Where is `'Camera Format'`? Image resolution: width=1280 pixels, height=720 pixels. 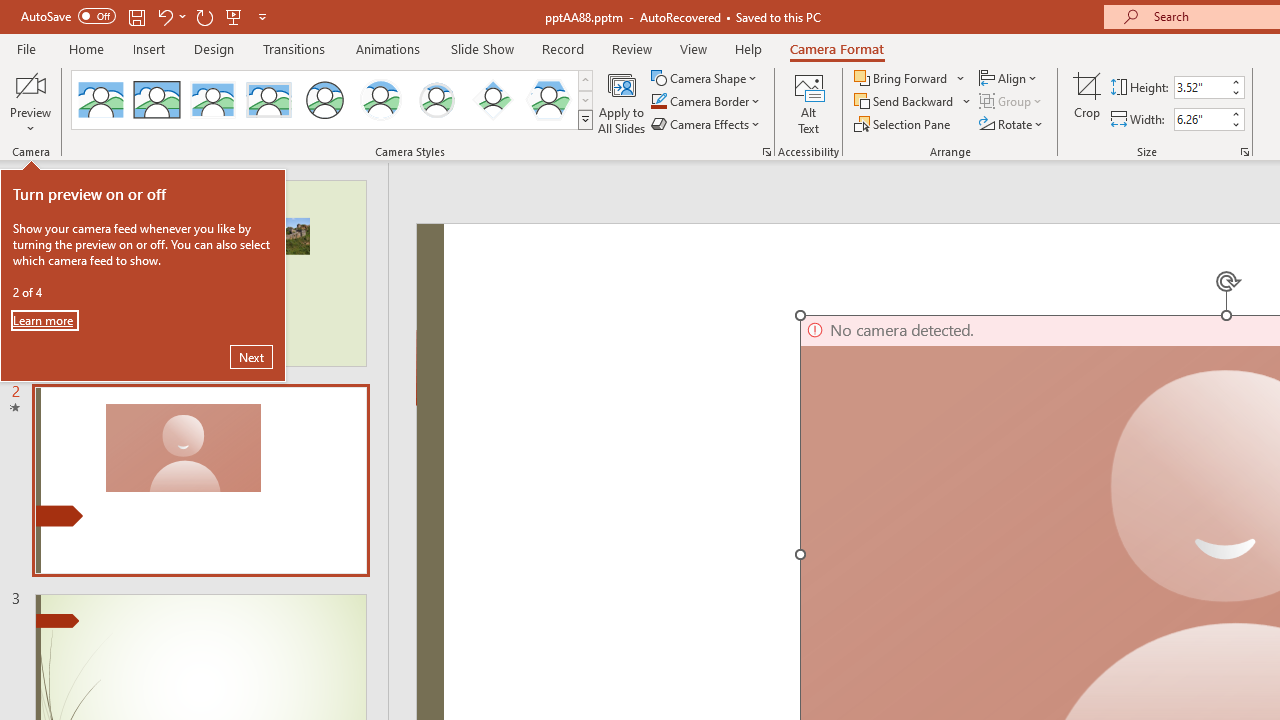
'Camera Format' is located at coordinates (837, 48).